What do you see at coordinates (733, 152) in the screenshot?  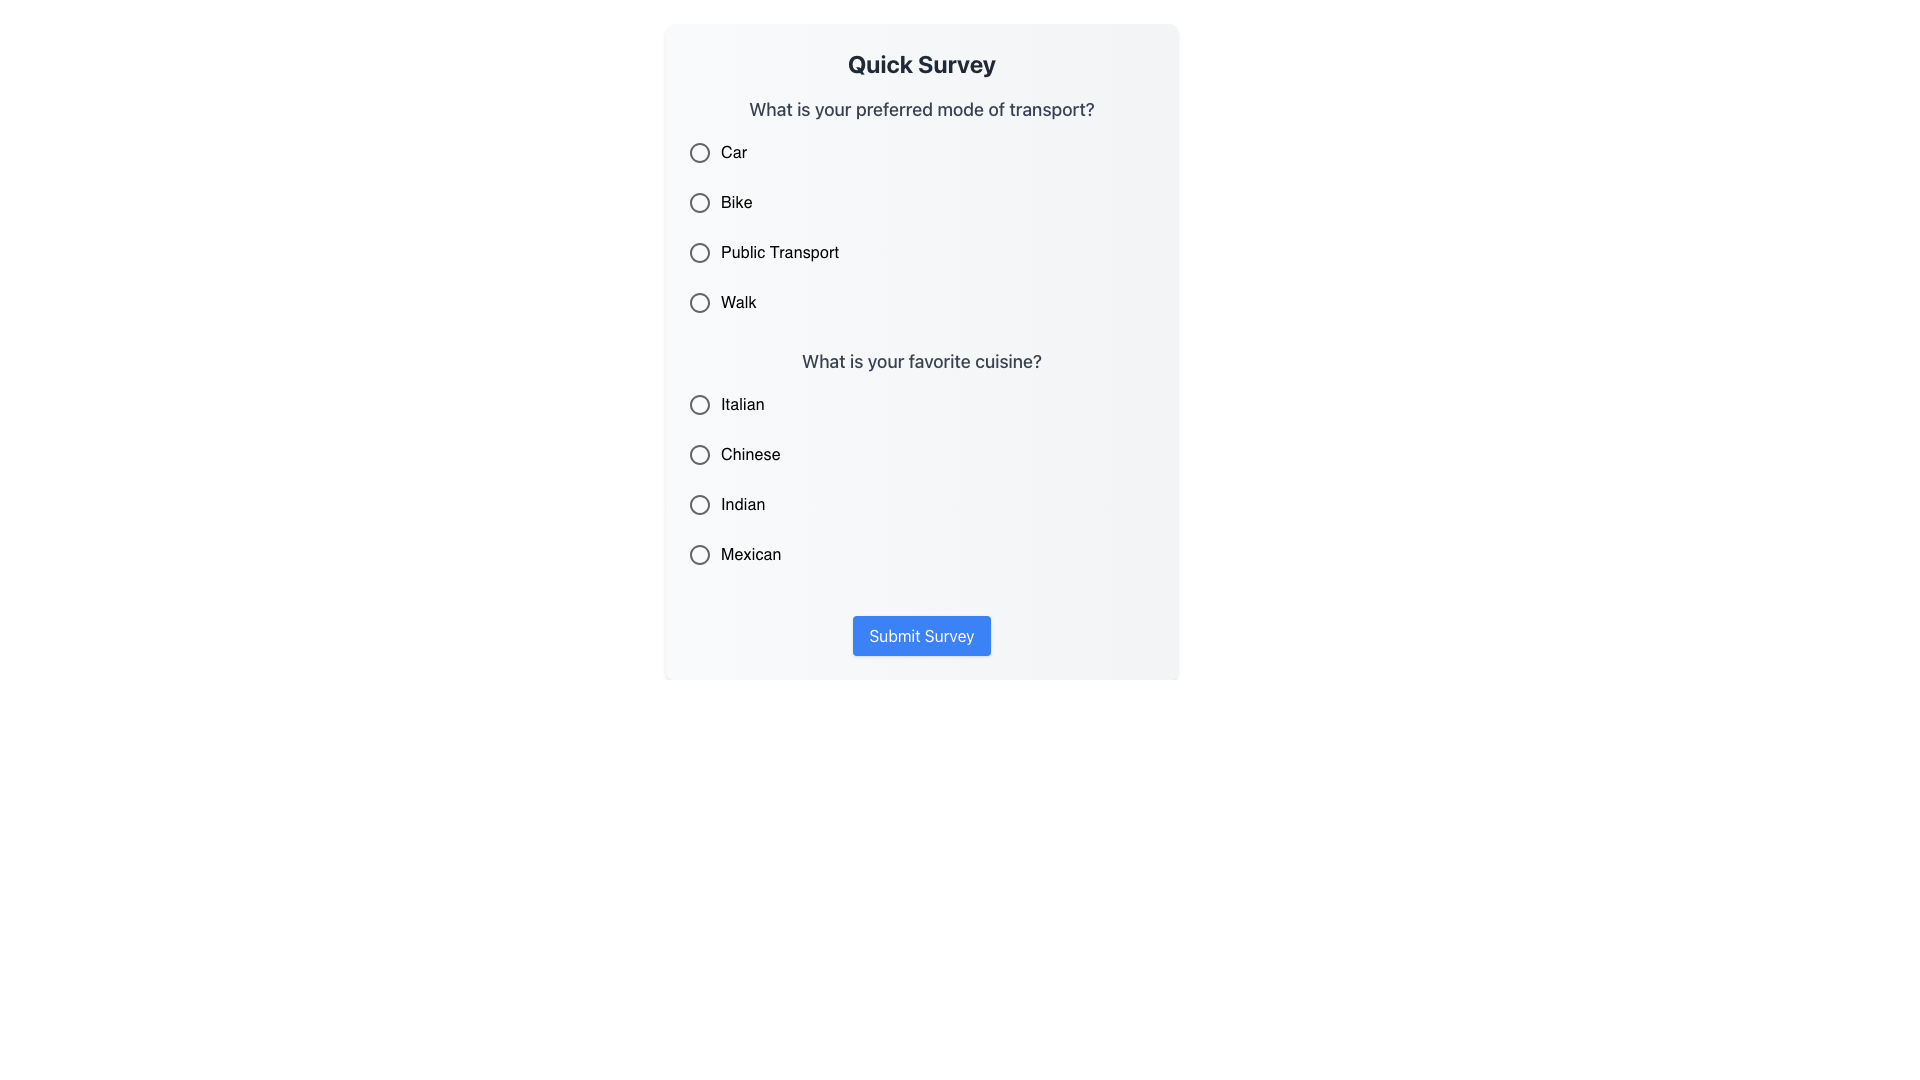 I see `the text label reading 'Car', which is styled with a standard font and is located beside a circular radio button under the question 'What is your preferred mode of transport?'` at bounding box center [733, 152].